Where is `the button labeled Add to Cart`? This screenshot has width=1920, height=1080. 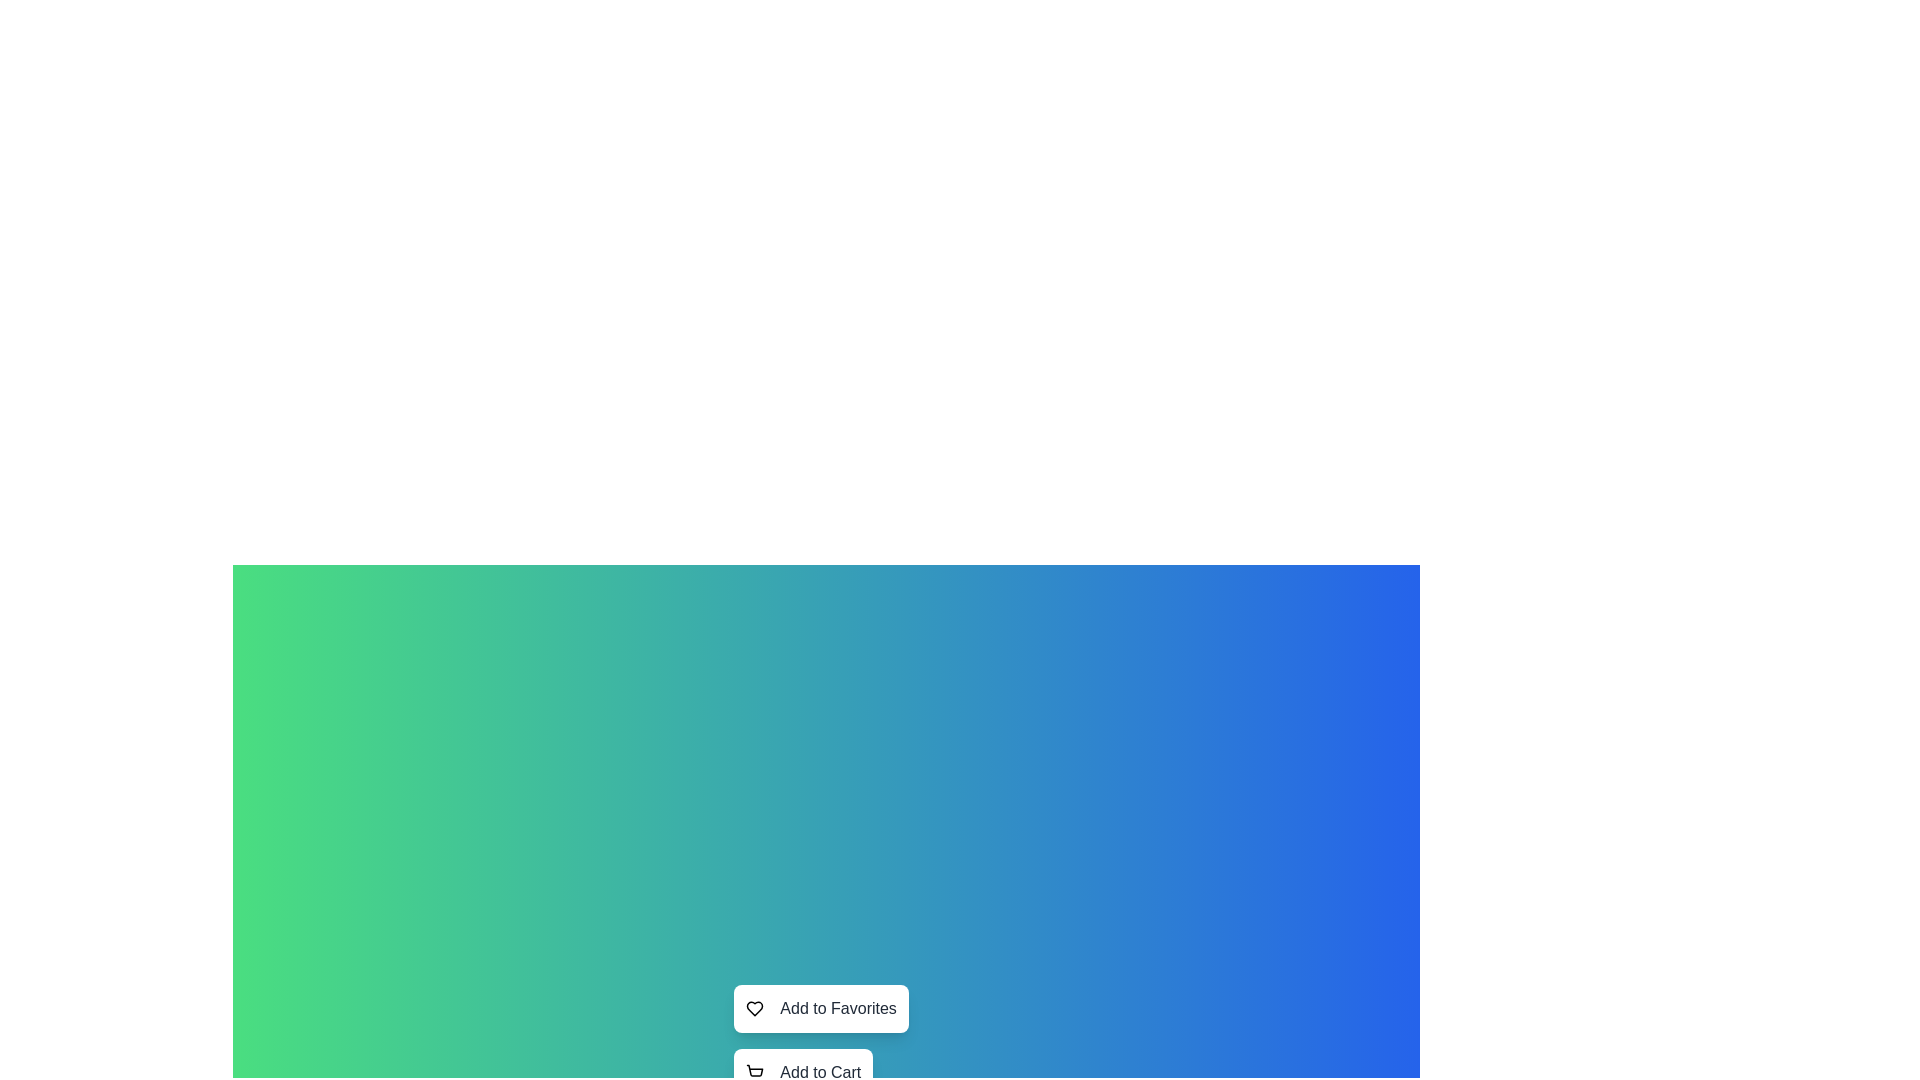 the button labeled Add to Cart is located at coordinates (803, 1071).